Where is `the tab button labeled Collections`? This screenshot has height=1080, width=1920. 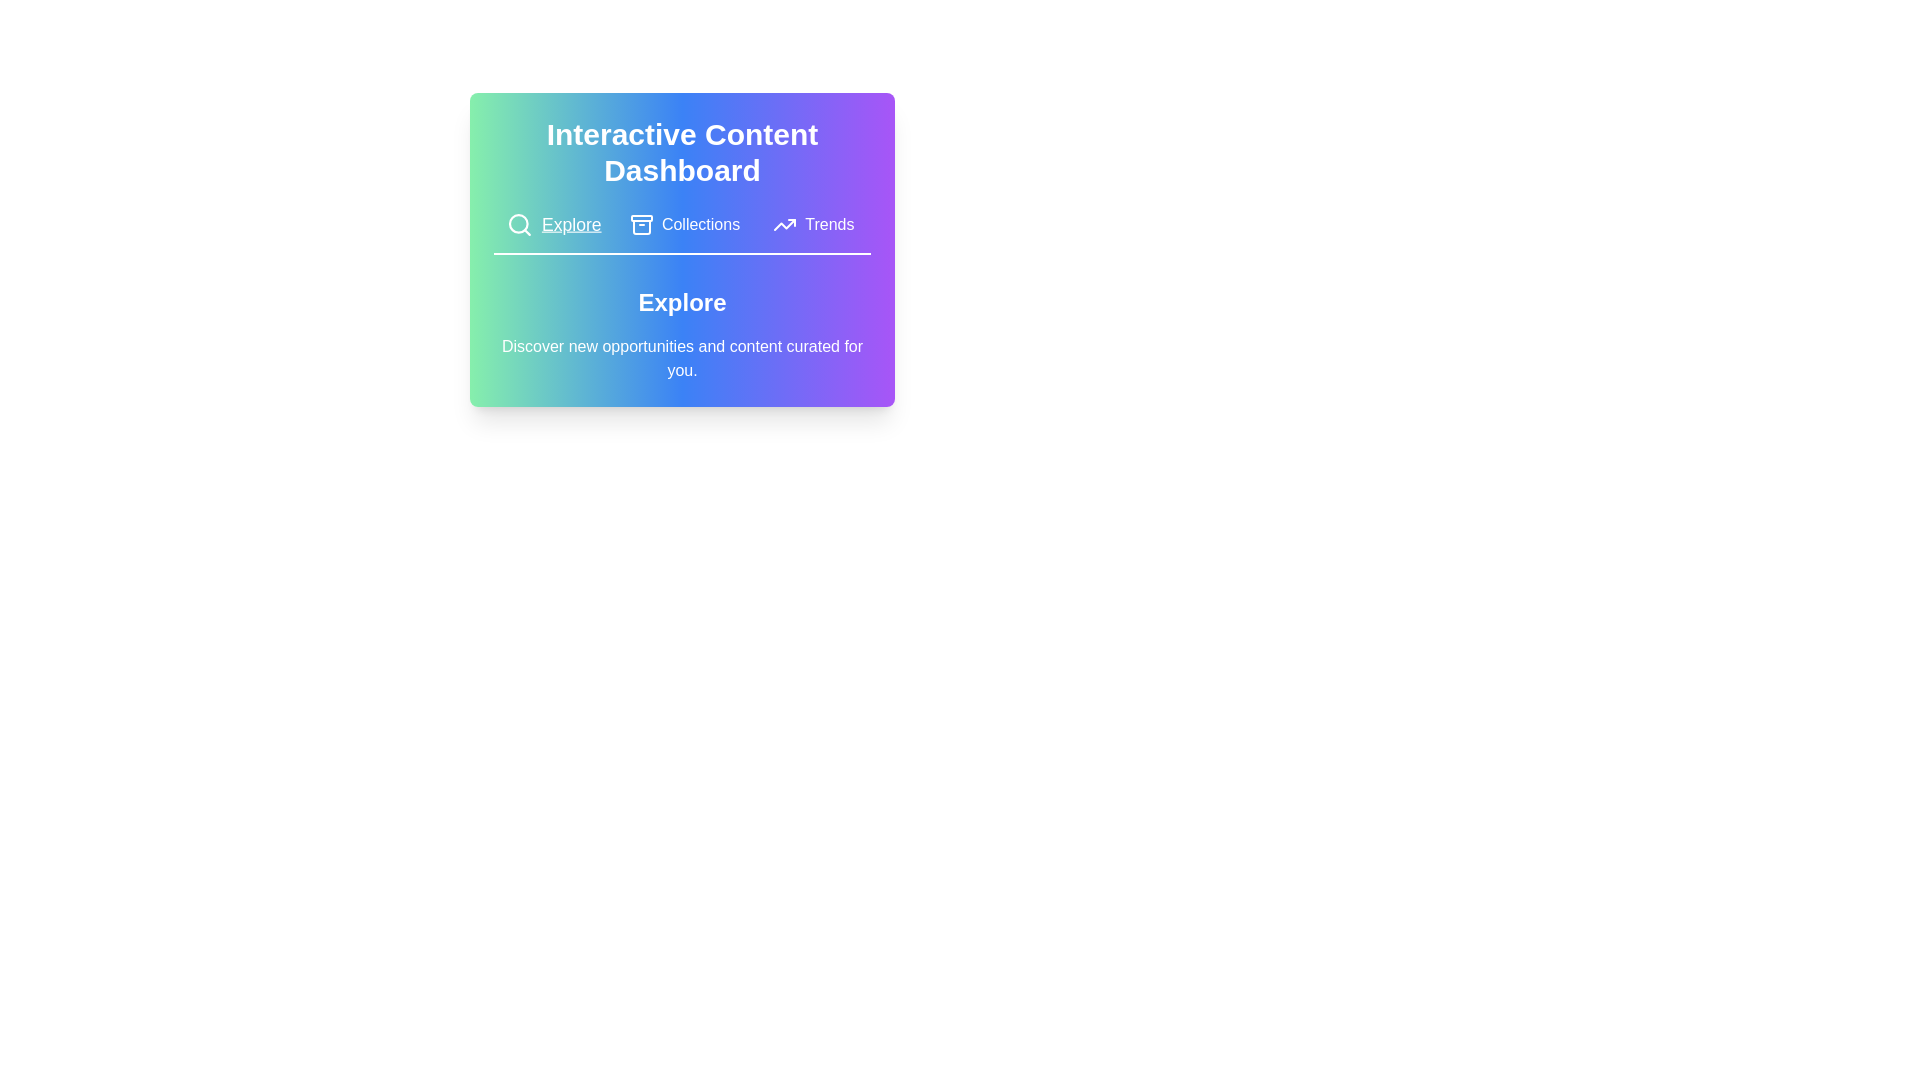 the tab button labeled Collections is located at coordinates (685, 224).